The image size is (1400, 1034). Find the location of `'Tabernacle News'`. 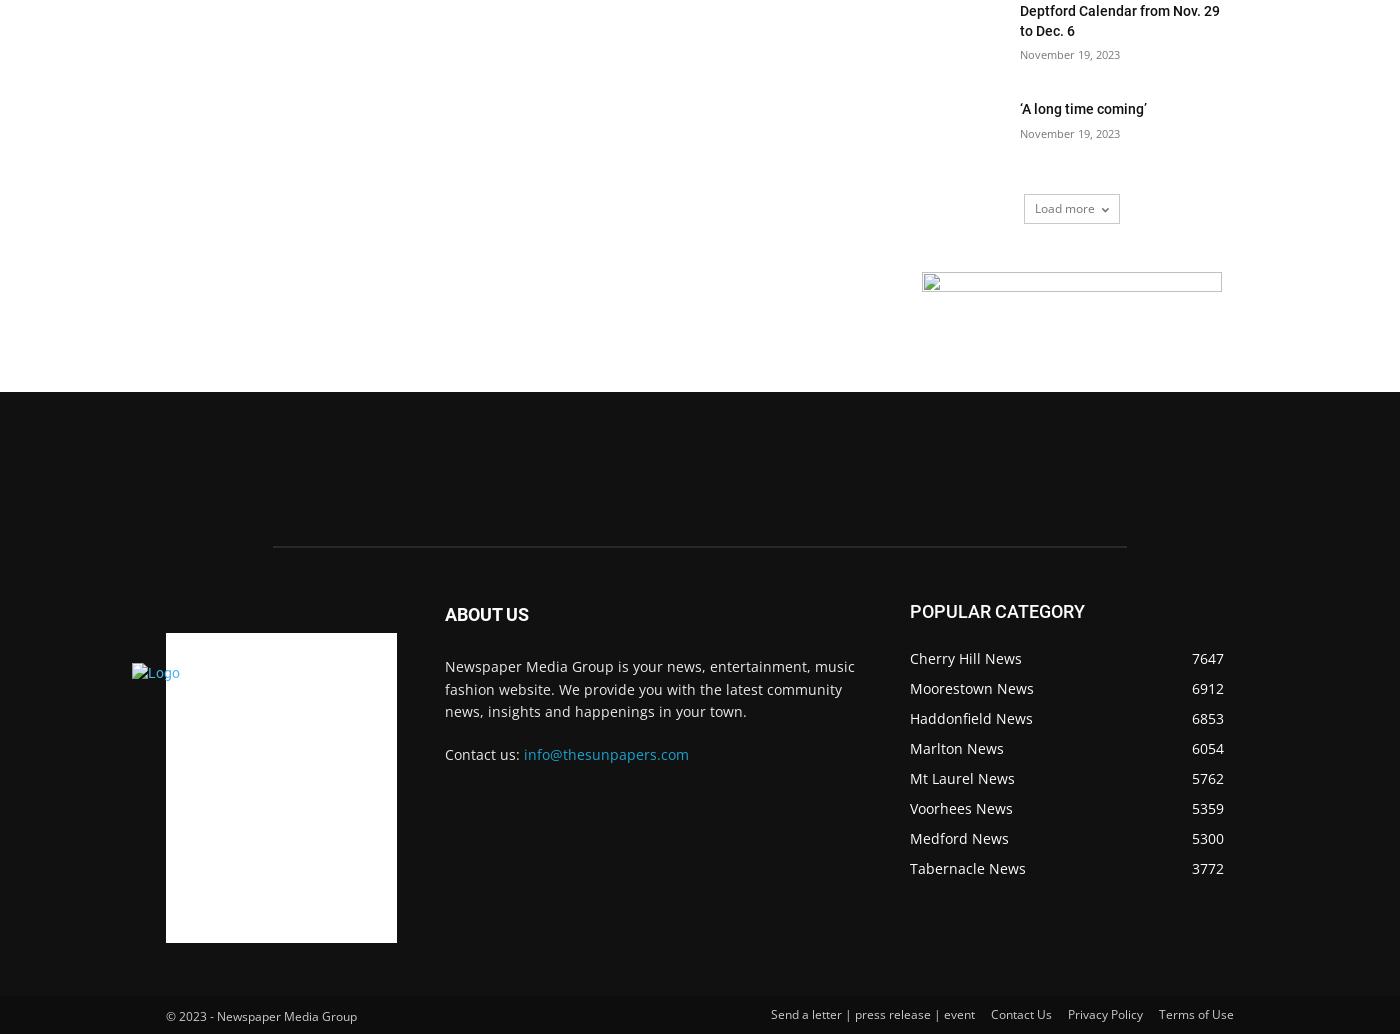

'Tabernacle News' is located at coordinates (967, 867).